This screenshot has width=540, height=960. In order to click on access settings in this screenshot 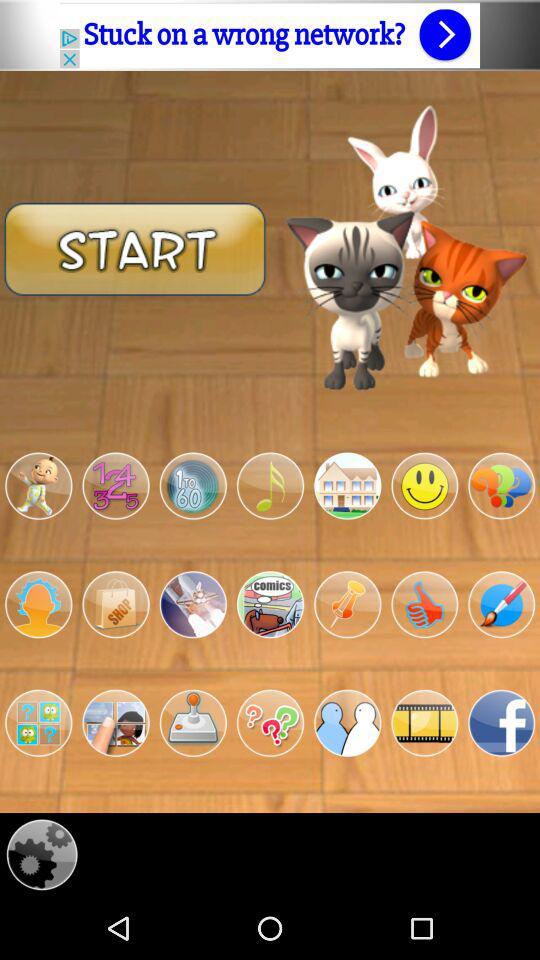, I will do `click(42, 853)`.